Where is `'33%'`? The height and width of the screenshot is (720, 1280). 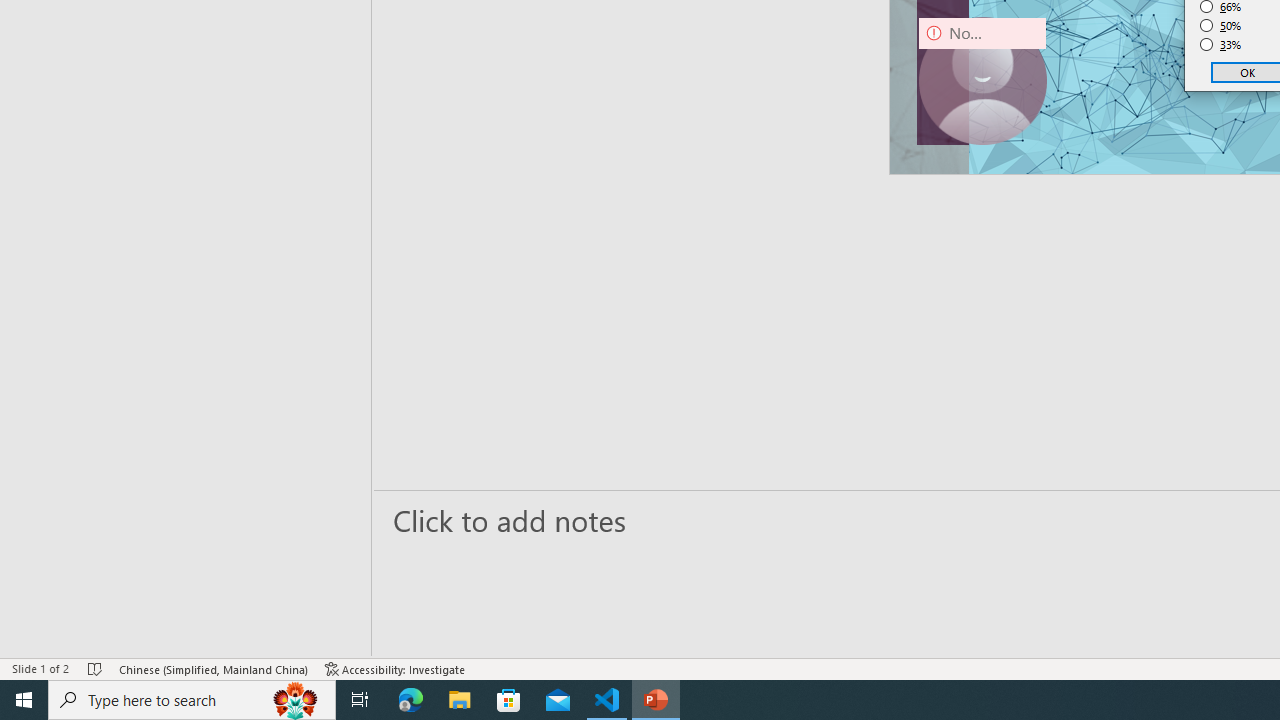 '33%' is located at coordinates (1220, 45).